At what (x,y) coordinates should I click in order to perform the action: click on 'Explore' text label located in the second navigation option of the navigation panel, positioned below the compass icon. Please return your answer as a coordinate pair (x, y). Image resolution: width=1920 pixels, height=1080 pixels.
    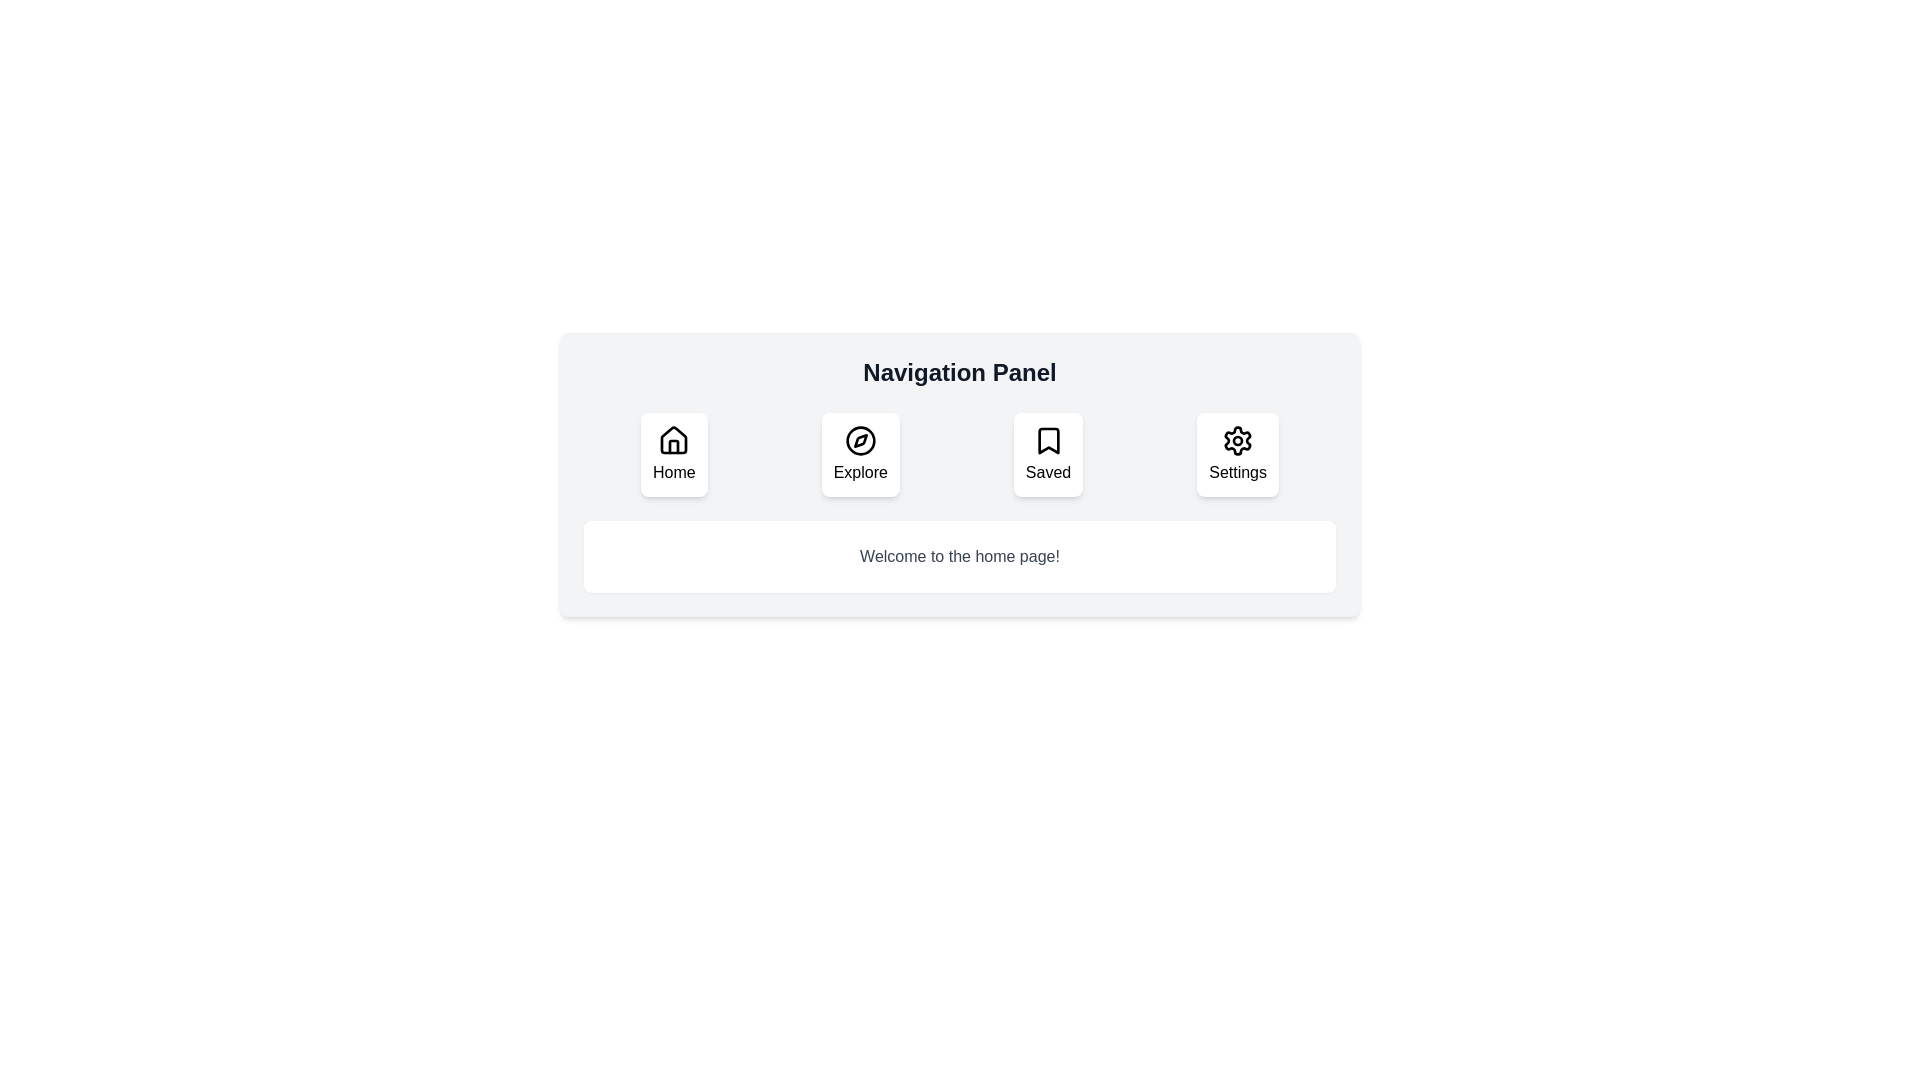
    Looking at the image, I should click on (860, 473).